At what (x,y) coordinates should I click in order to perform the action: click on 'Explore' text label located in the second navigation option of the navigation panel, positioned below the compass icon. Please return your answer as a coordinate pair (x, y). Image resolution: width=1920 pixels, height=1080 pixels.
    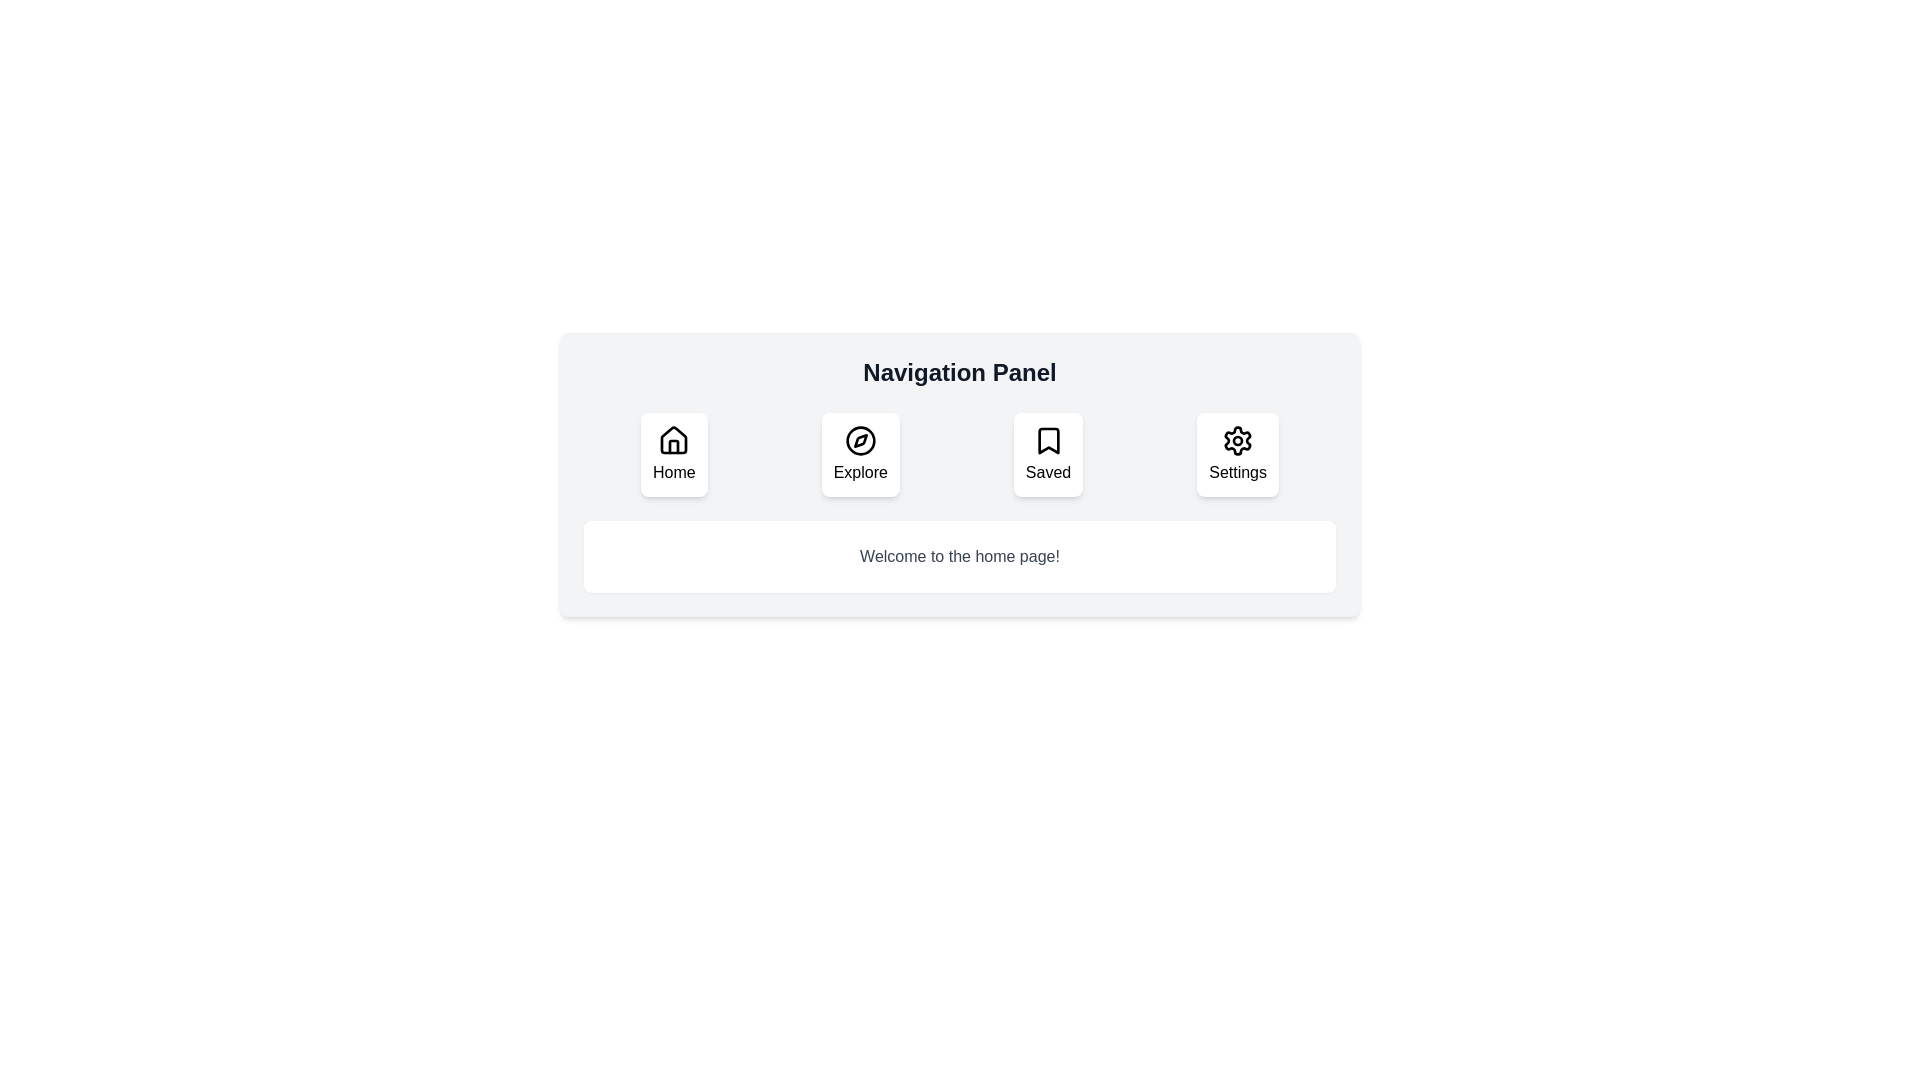
    Looking at the image, I should click on (860, 473).